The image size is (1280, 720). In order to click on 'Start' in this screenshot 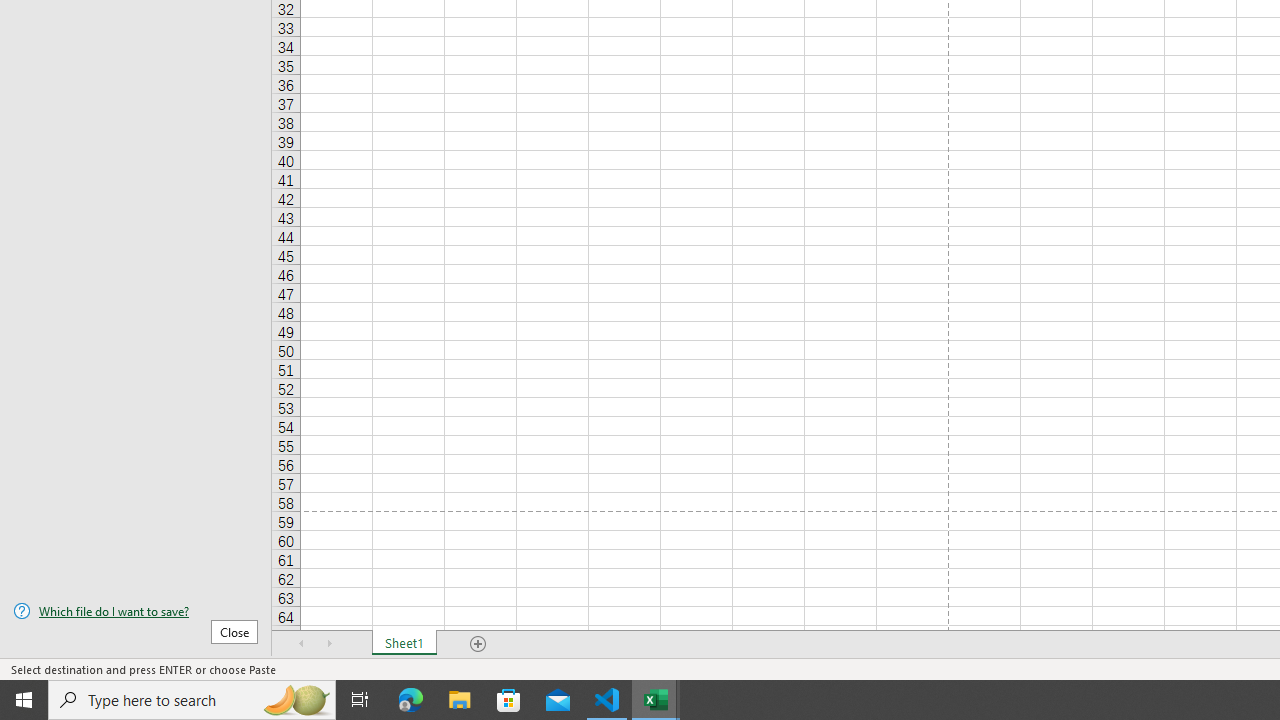, I will do `click(24, 698)`.